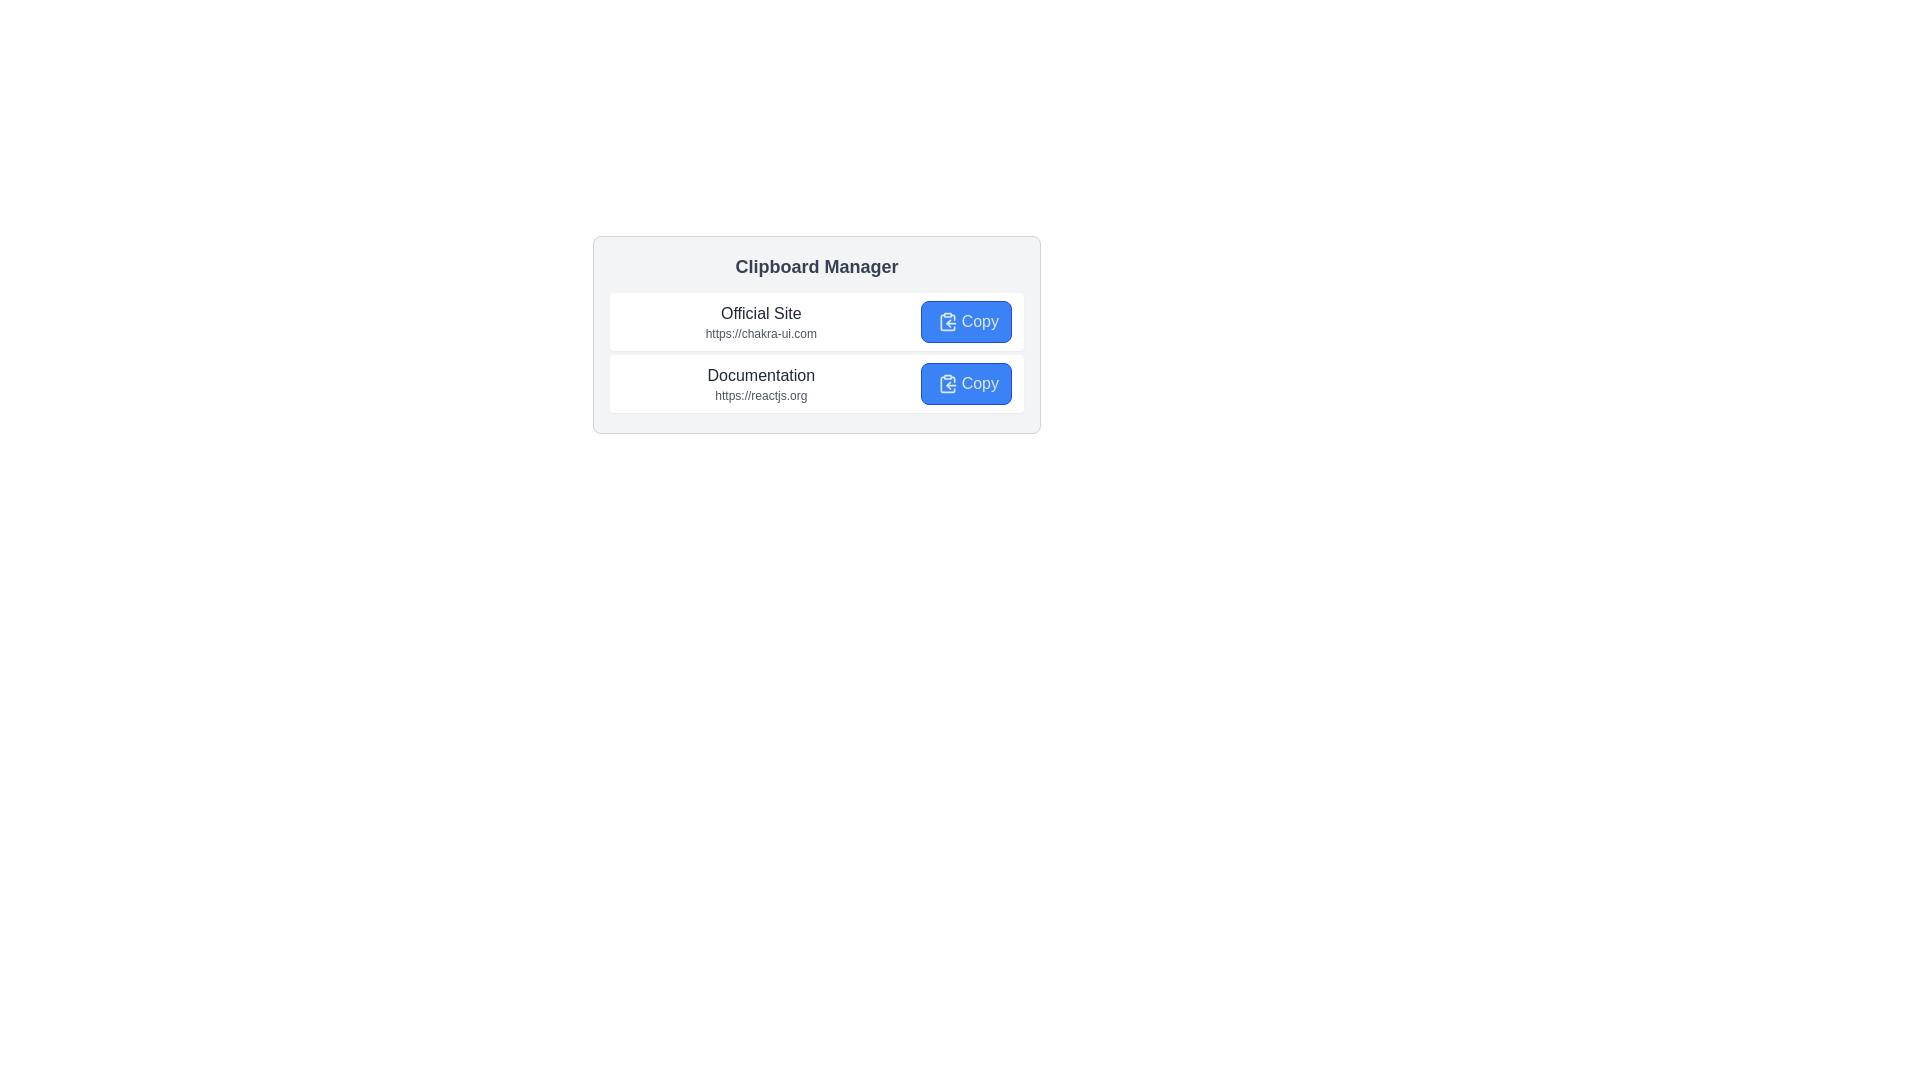 The height and width of the screenshot is (1080, 1920). What do you see at coordinates (760, 384) in the screenshot?
I see `the 'Documentation' informational text block, which contains the URL 'https://reactjs.org'` at bounding box center [760, 384].